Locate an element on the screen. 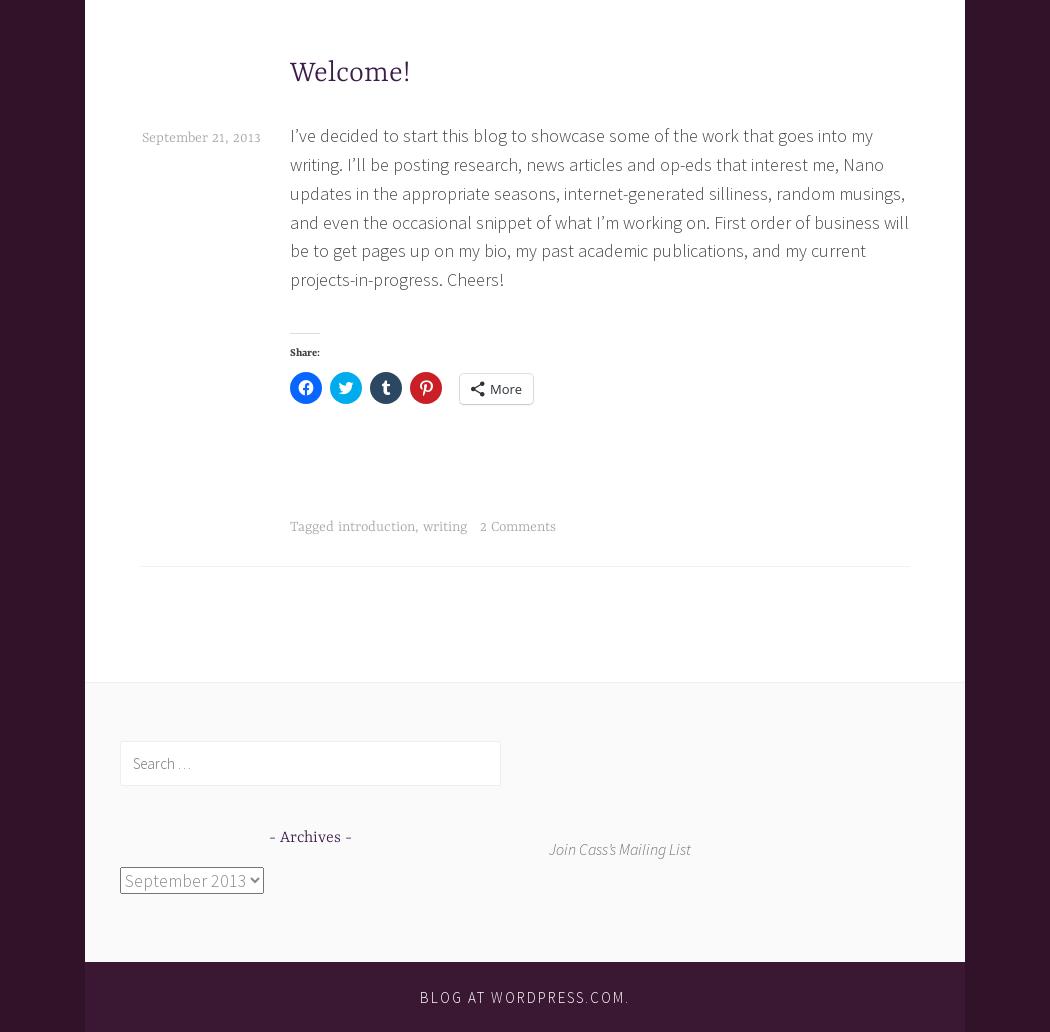 This screenshot has height=1032, width=1050. 'Join Cass’s Mailing List' is located at coordinates (620, 847).